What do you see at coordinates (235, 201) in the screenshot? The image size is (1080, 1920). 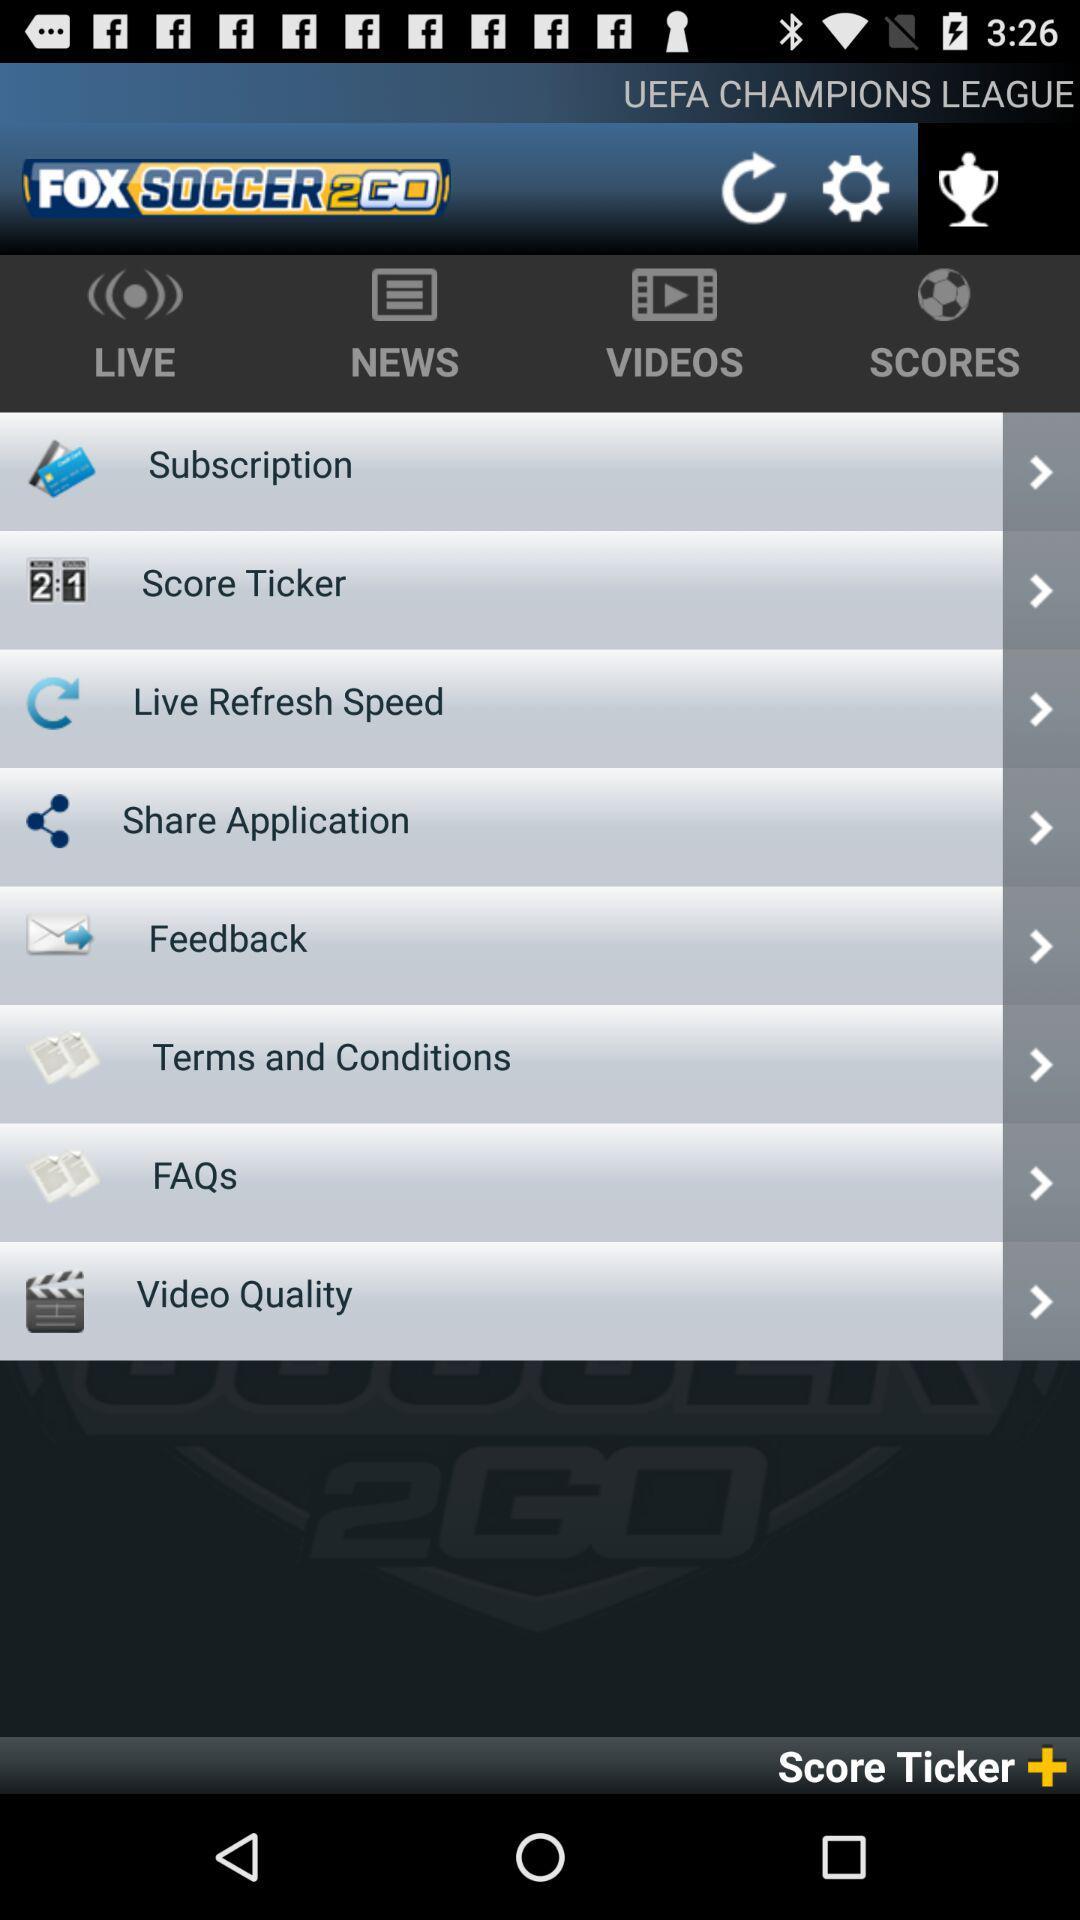 I see `the date_range icon` at bounding box center [235, 201].